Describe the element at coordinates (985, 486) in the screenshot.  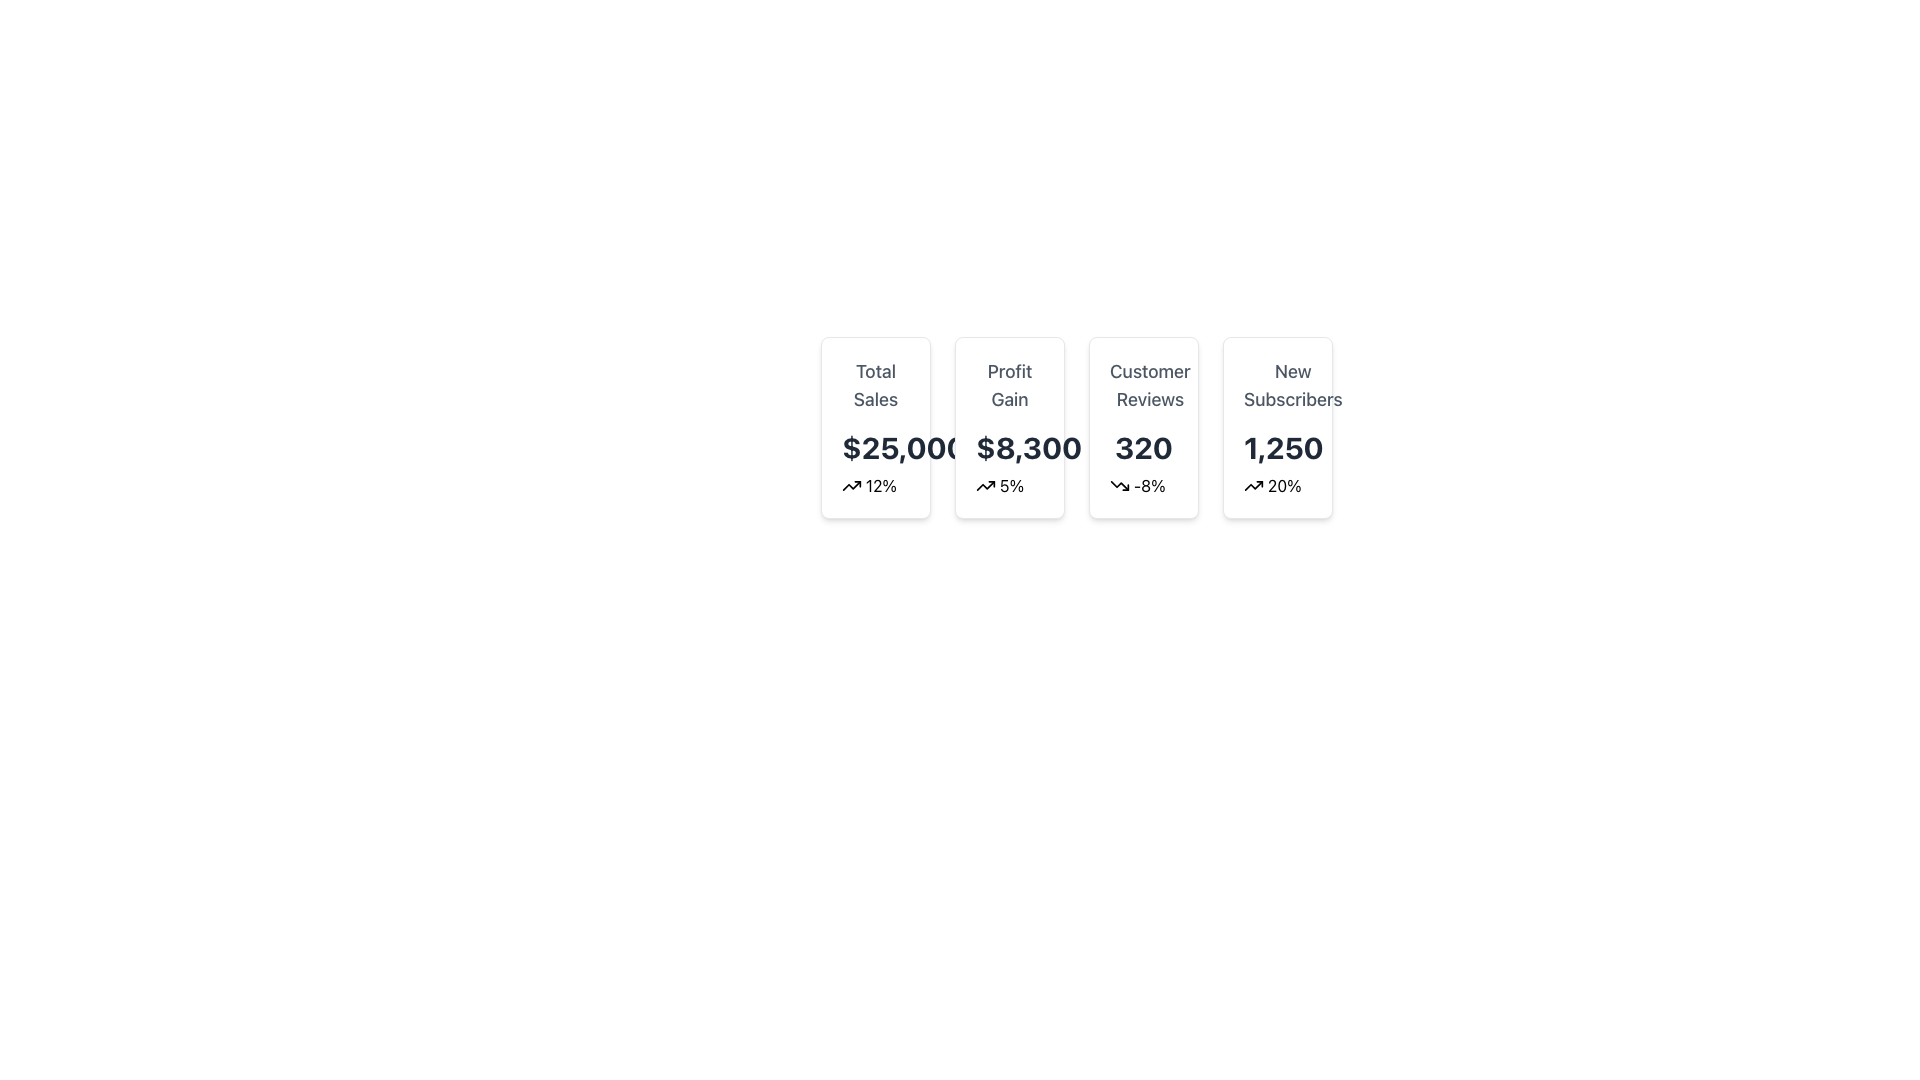
I see `the upward slanting arrow icon representing a trend indicator located in the 'Profit Gain' card, positioned below the main text '$8,300'` at that location.